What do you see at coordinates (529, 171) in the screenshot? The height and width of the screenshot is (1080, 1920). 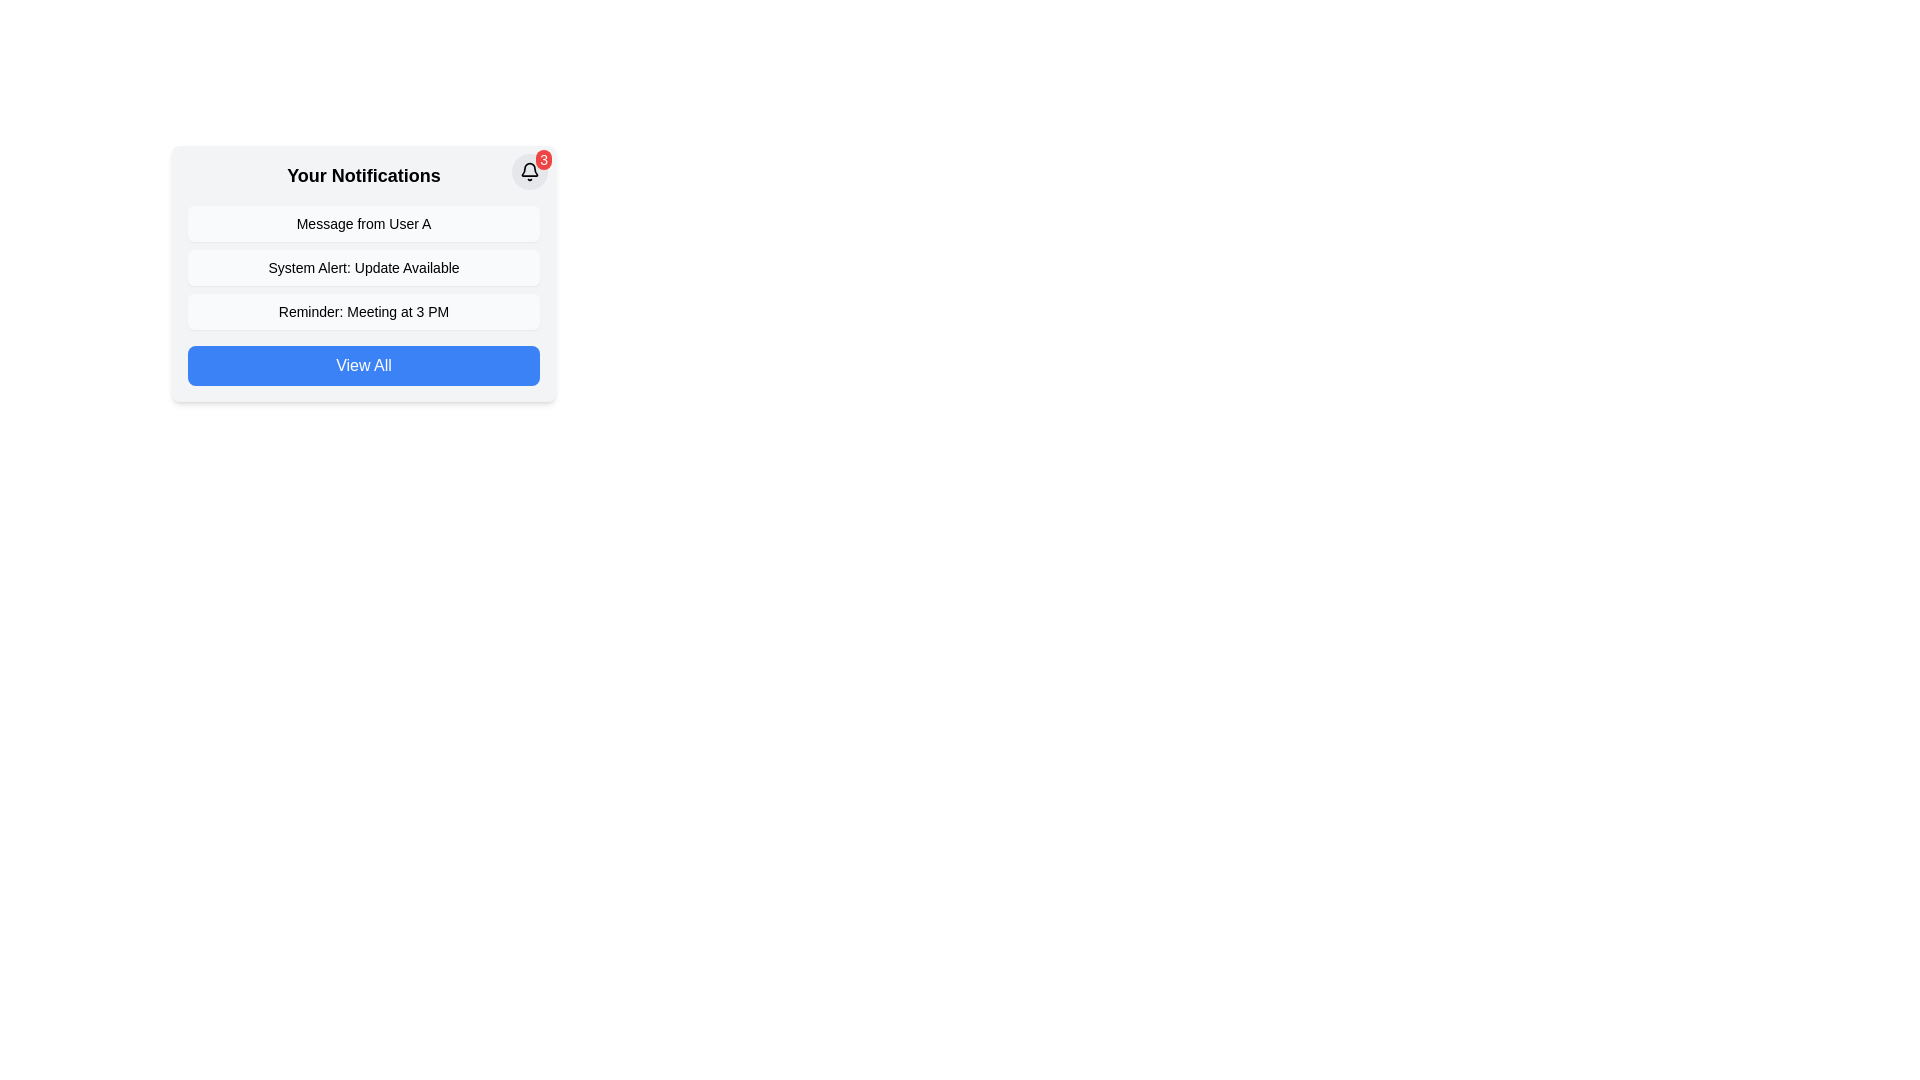 I see `the bell icon located in the top-right corner of the 'Your Notifications' panel` at bounding box center [529, 171].